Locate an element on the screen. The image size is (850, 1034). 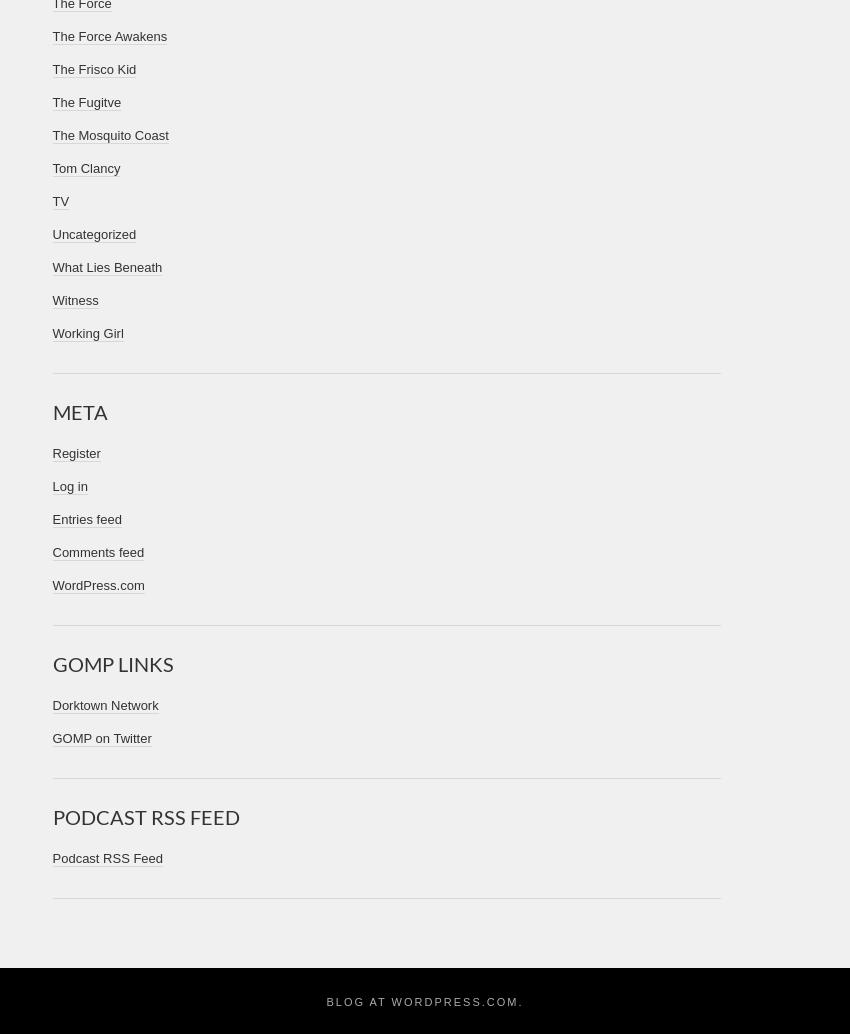
'Meta' is located at coordinates (79, 411).